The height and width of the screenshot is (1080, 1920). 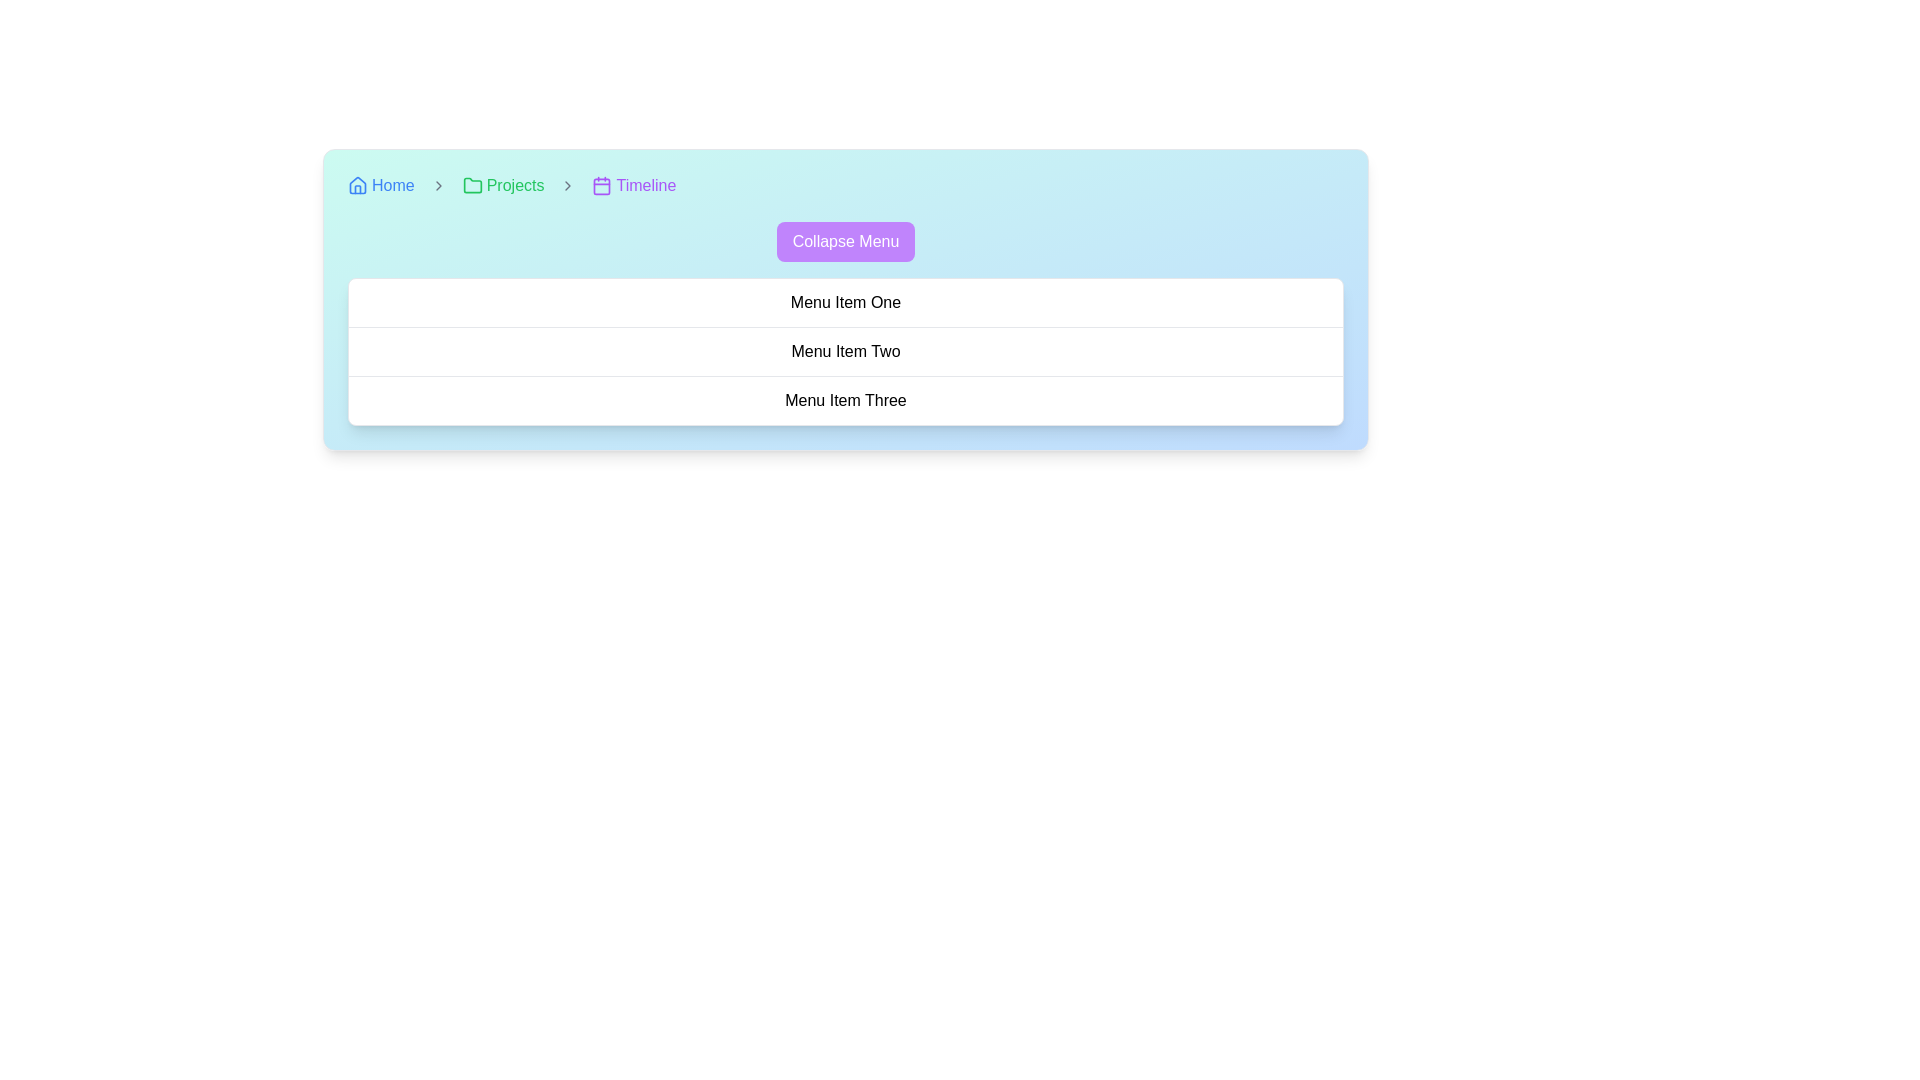 I want to click on the Chevron-Right icon in the breadcrumb navigation bar that separates 'Home' and 'Projects' links, so click(x=437, y=185).